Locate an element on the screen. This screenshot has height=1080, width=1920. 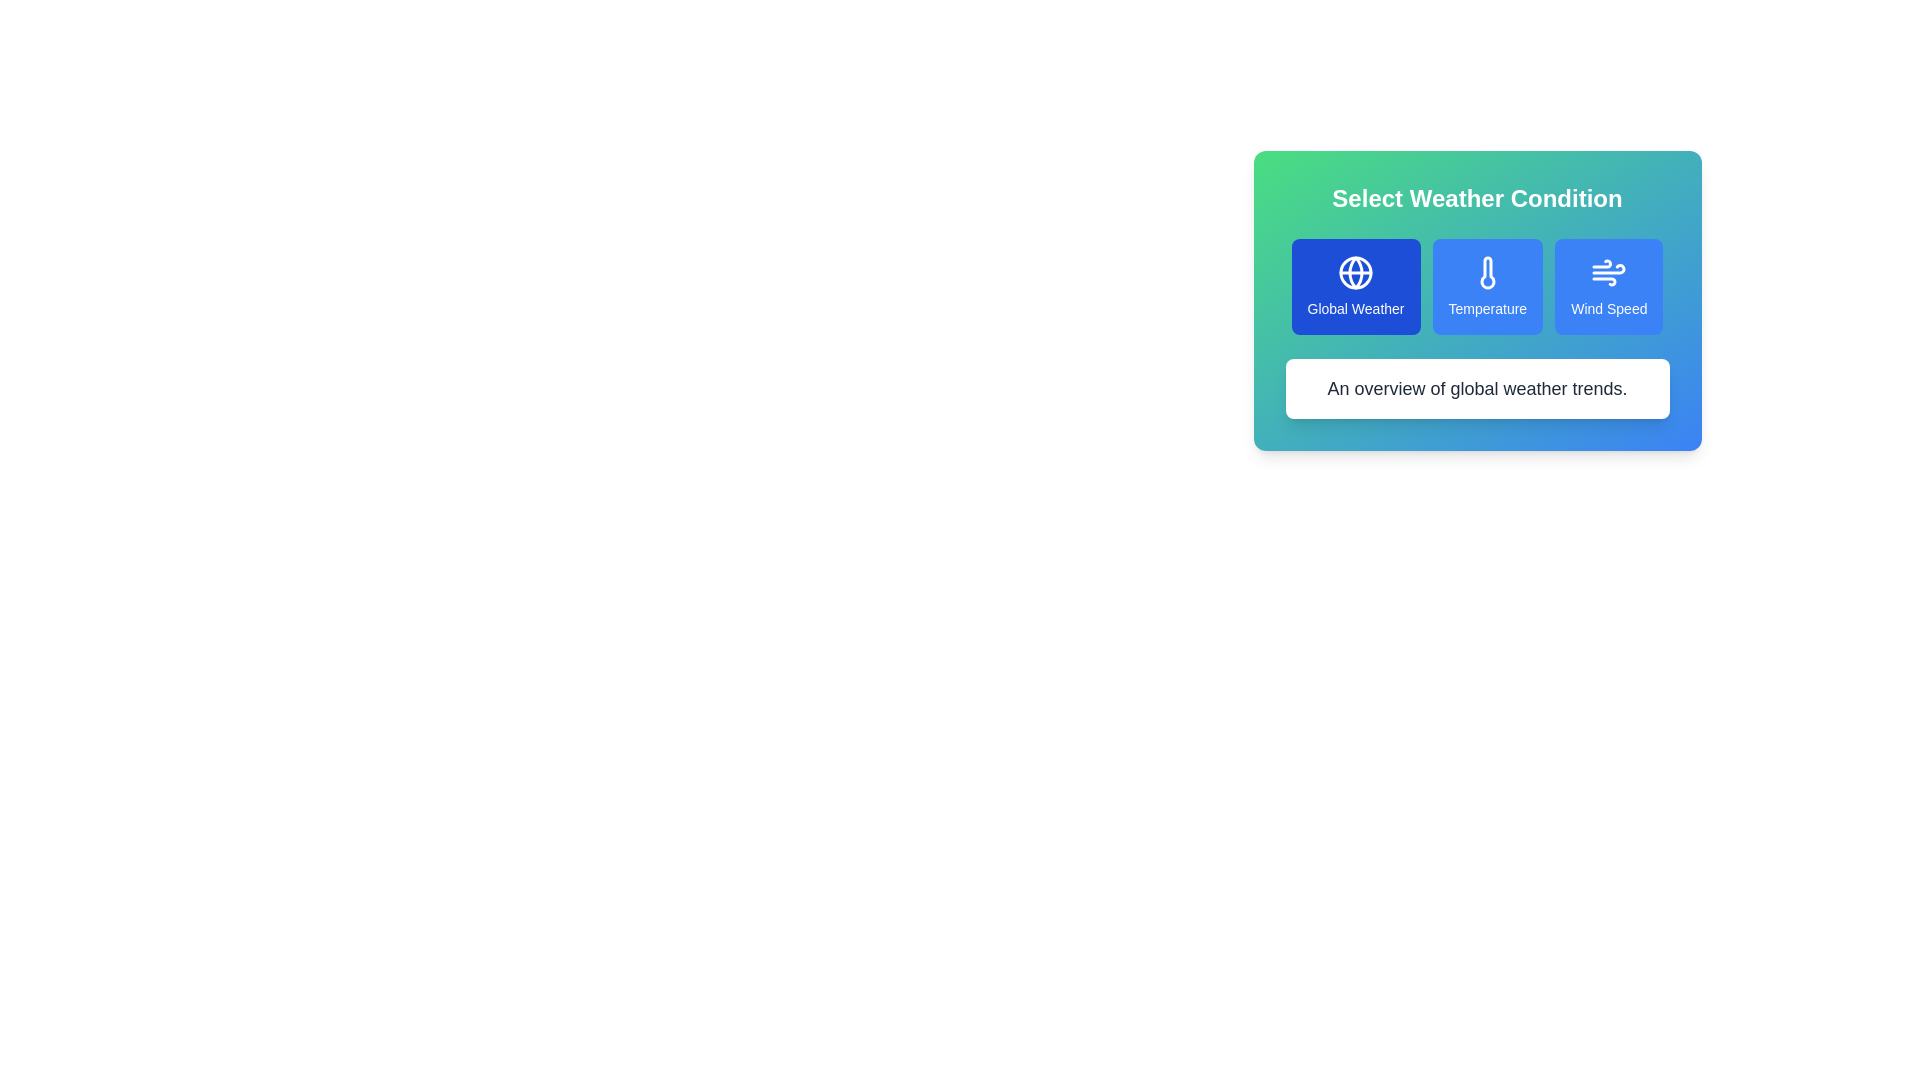
the weather condition Temperature to view its details is located at coordinates (1487, 286).